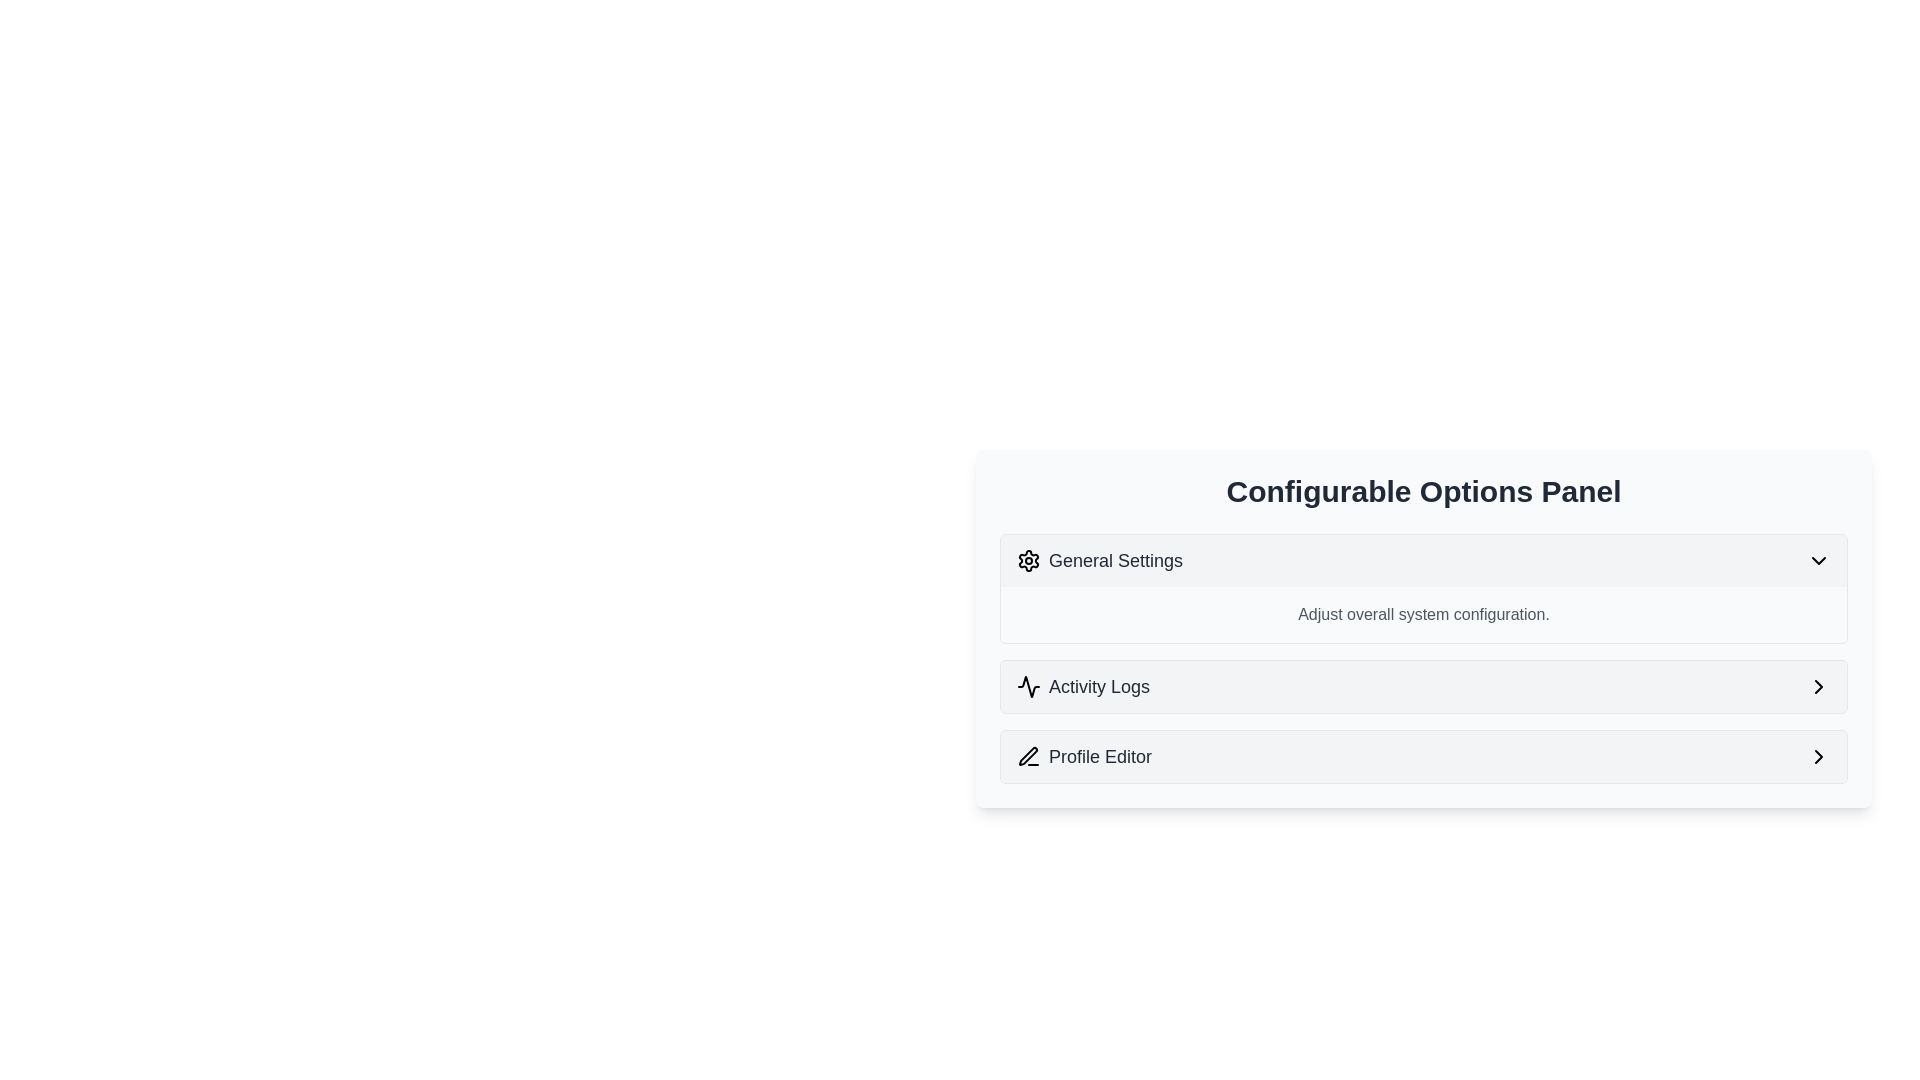  Describe the element at coordinates (1098, 560) in the screenshot. I see `the Label with Icon that represents the section for configuring general settings within the application, located at the topmost position of the options panel` at that location.